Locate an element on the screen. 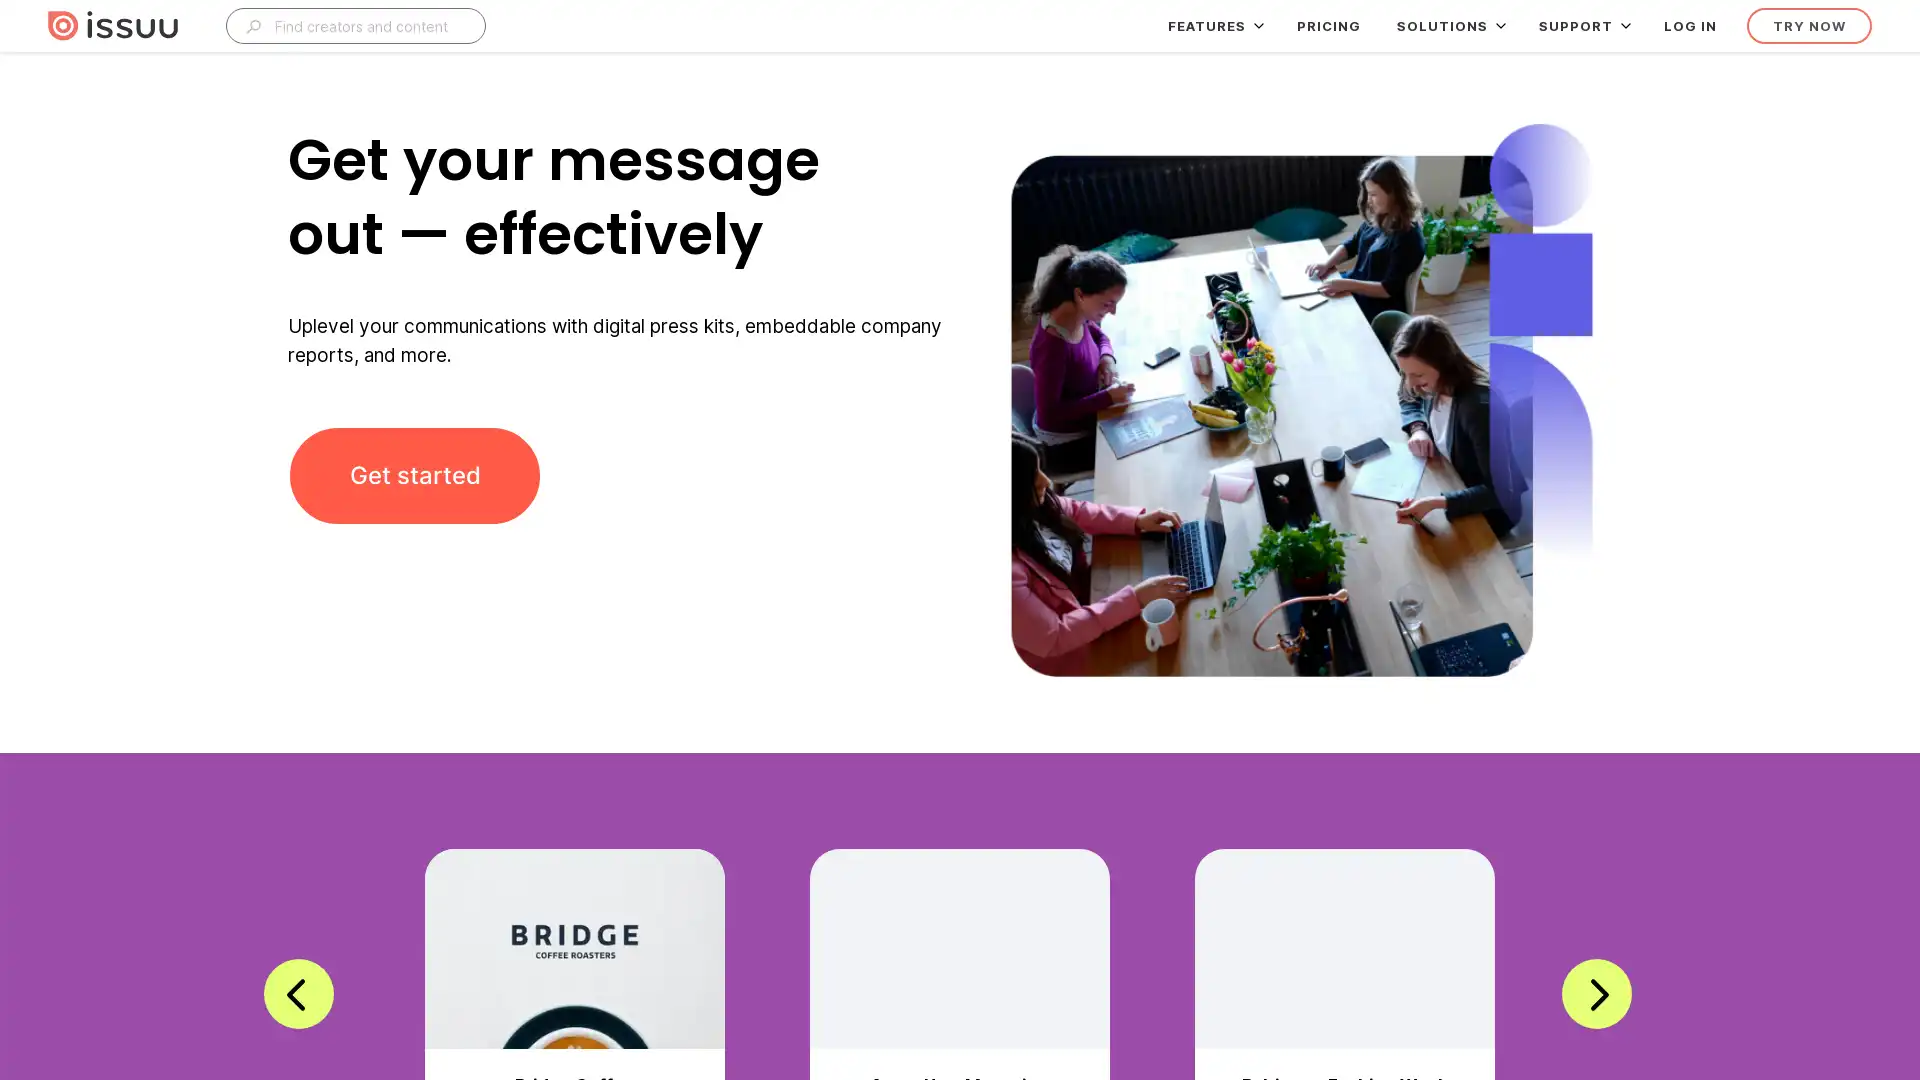  previous is located at coordinates (297, 994).